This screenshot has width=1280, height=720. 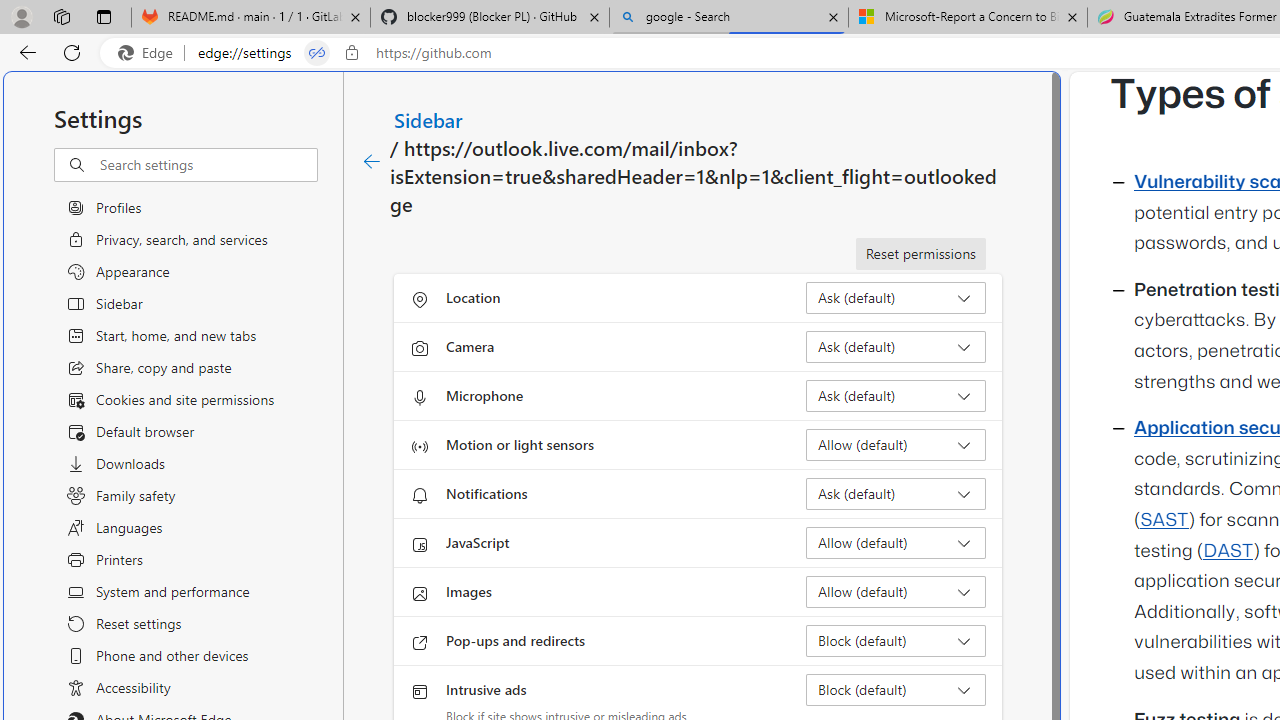 What do you see at coordinates (967, 17) in the screenshot?
I see `'Microsoft-Report a Concern to Bing'` at bounding box center [967, 17].